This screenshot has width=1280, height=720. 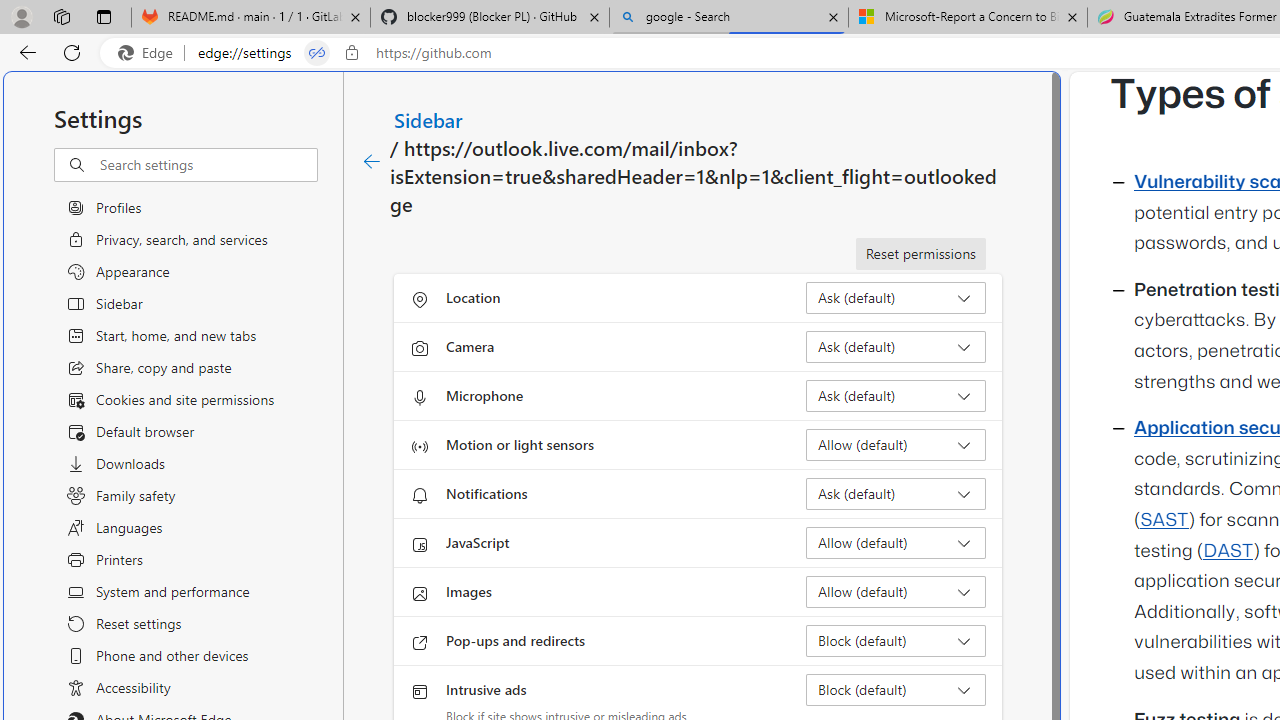 What do you see at coordinates (967, 17) in the screenshot?
I see `'Microsoft-Report a Concern to Bing'` at bounding box center [967, 17].